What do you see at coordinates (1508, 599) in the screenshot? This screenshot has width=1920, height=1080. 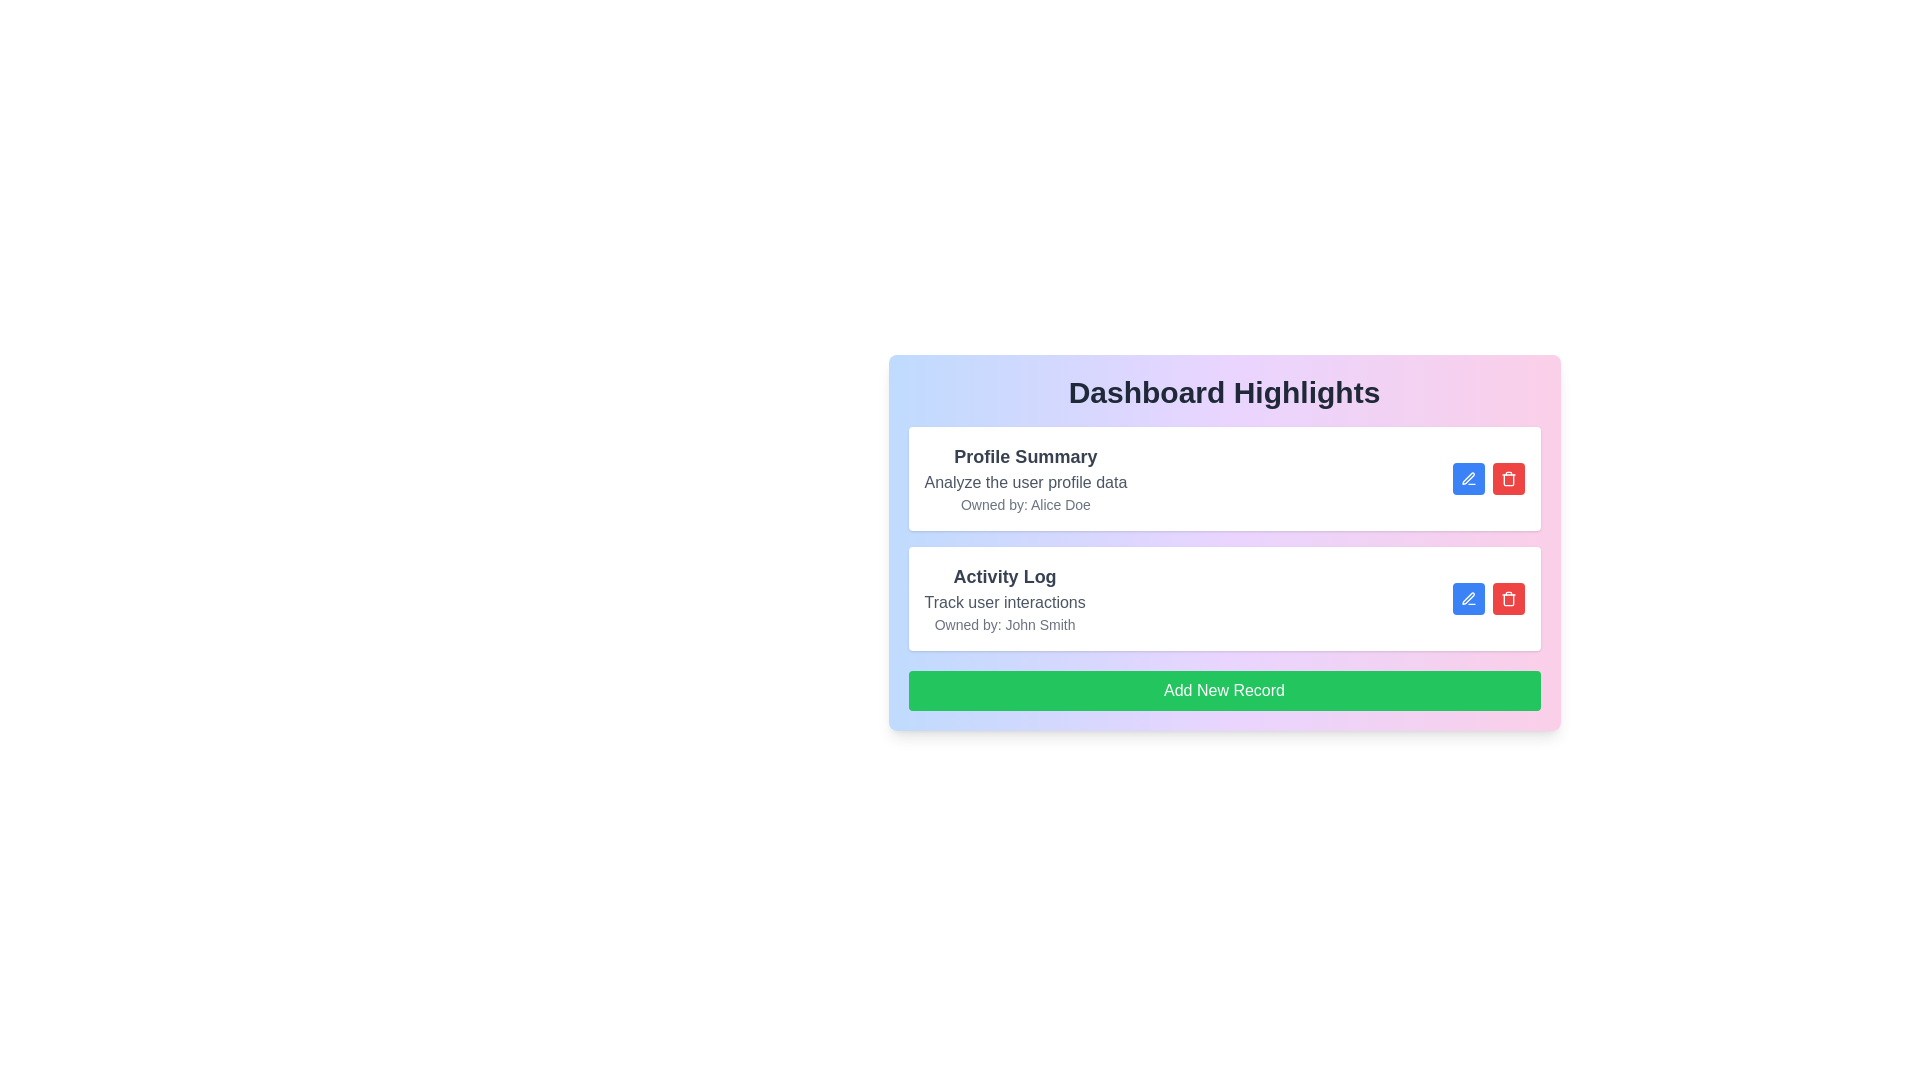 I see `the middle part of the trash can icon located in the bottom-right corner of the 'Activity Log' card under 'Dashboard Highlights'` at bounding box center [1508, 599].